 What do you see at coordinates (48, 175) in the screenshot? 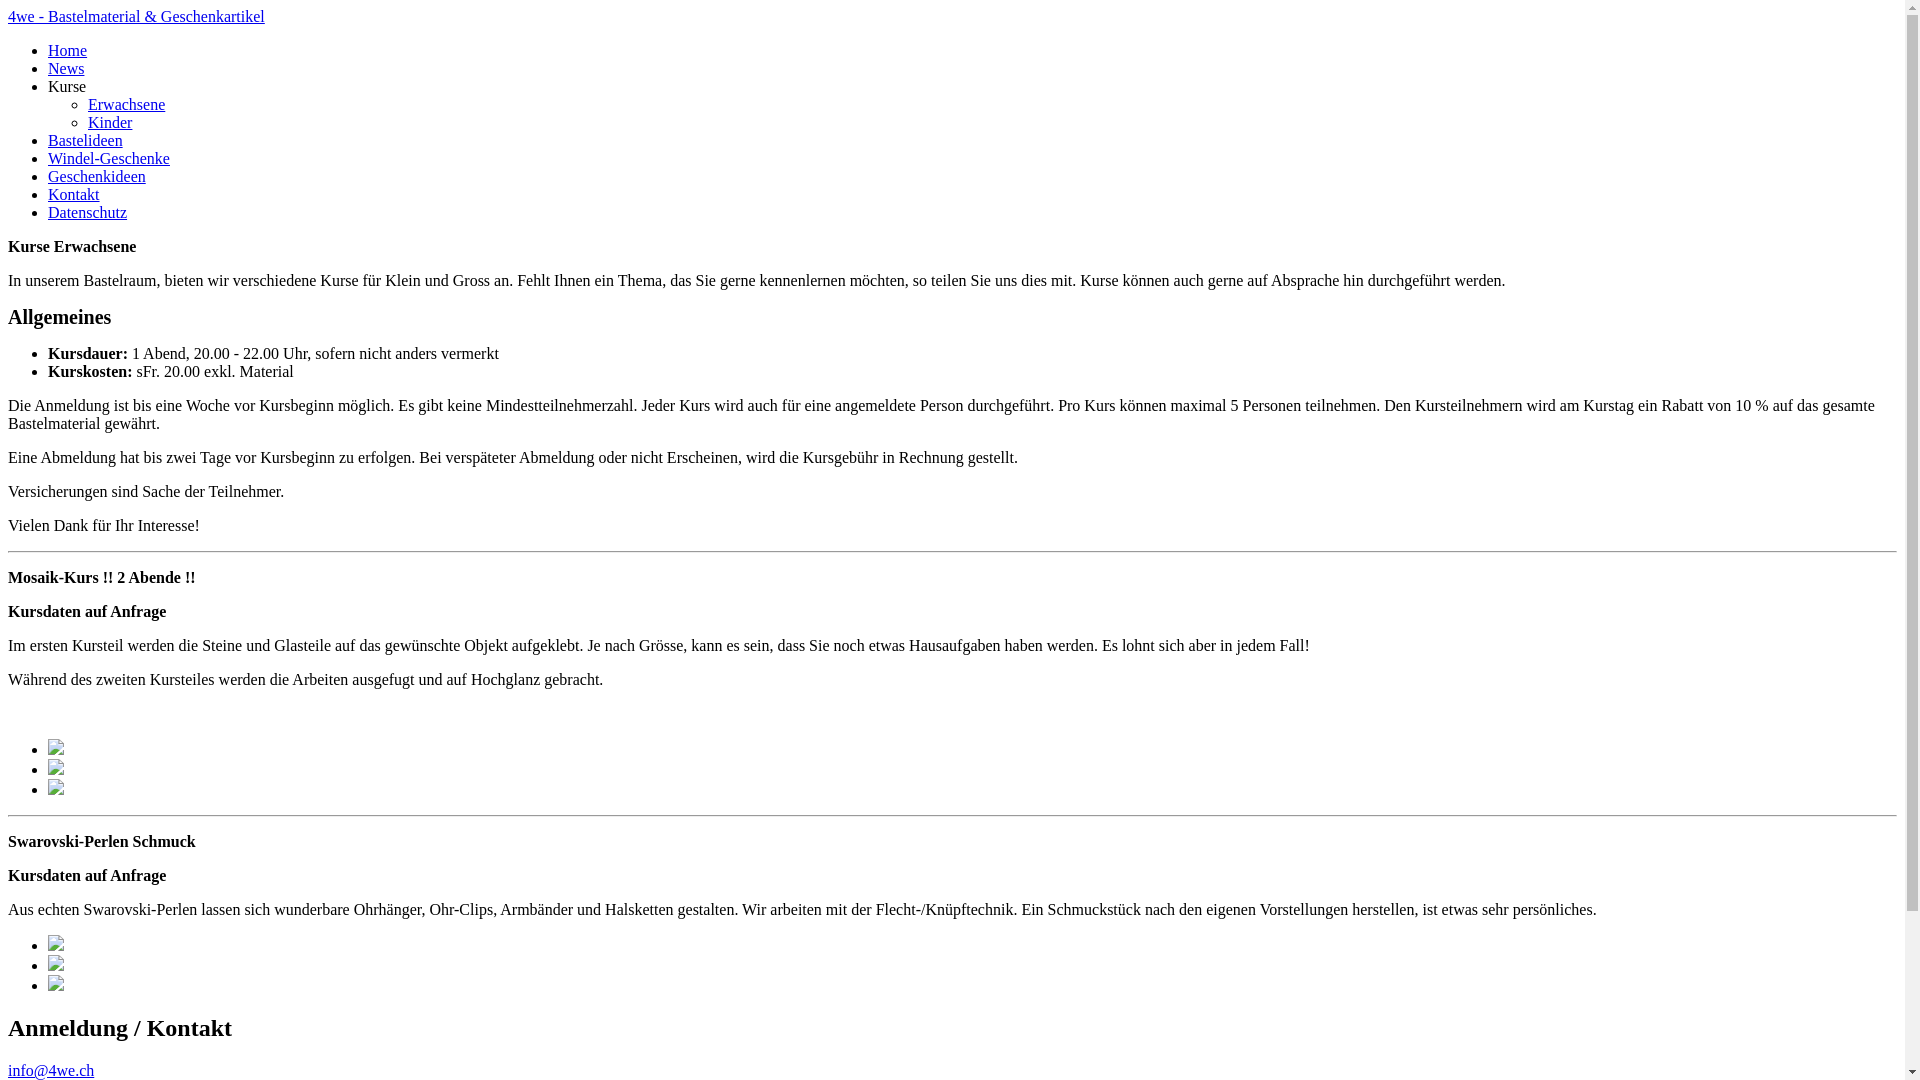
I see `'Geschenkideen'` at bounding box center [48, 175].